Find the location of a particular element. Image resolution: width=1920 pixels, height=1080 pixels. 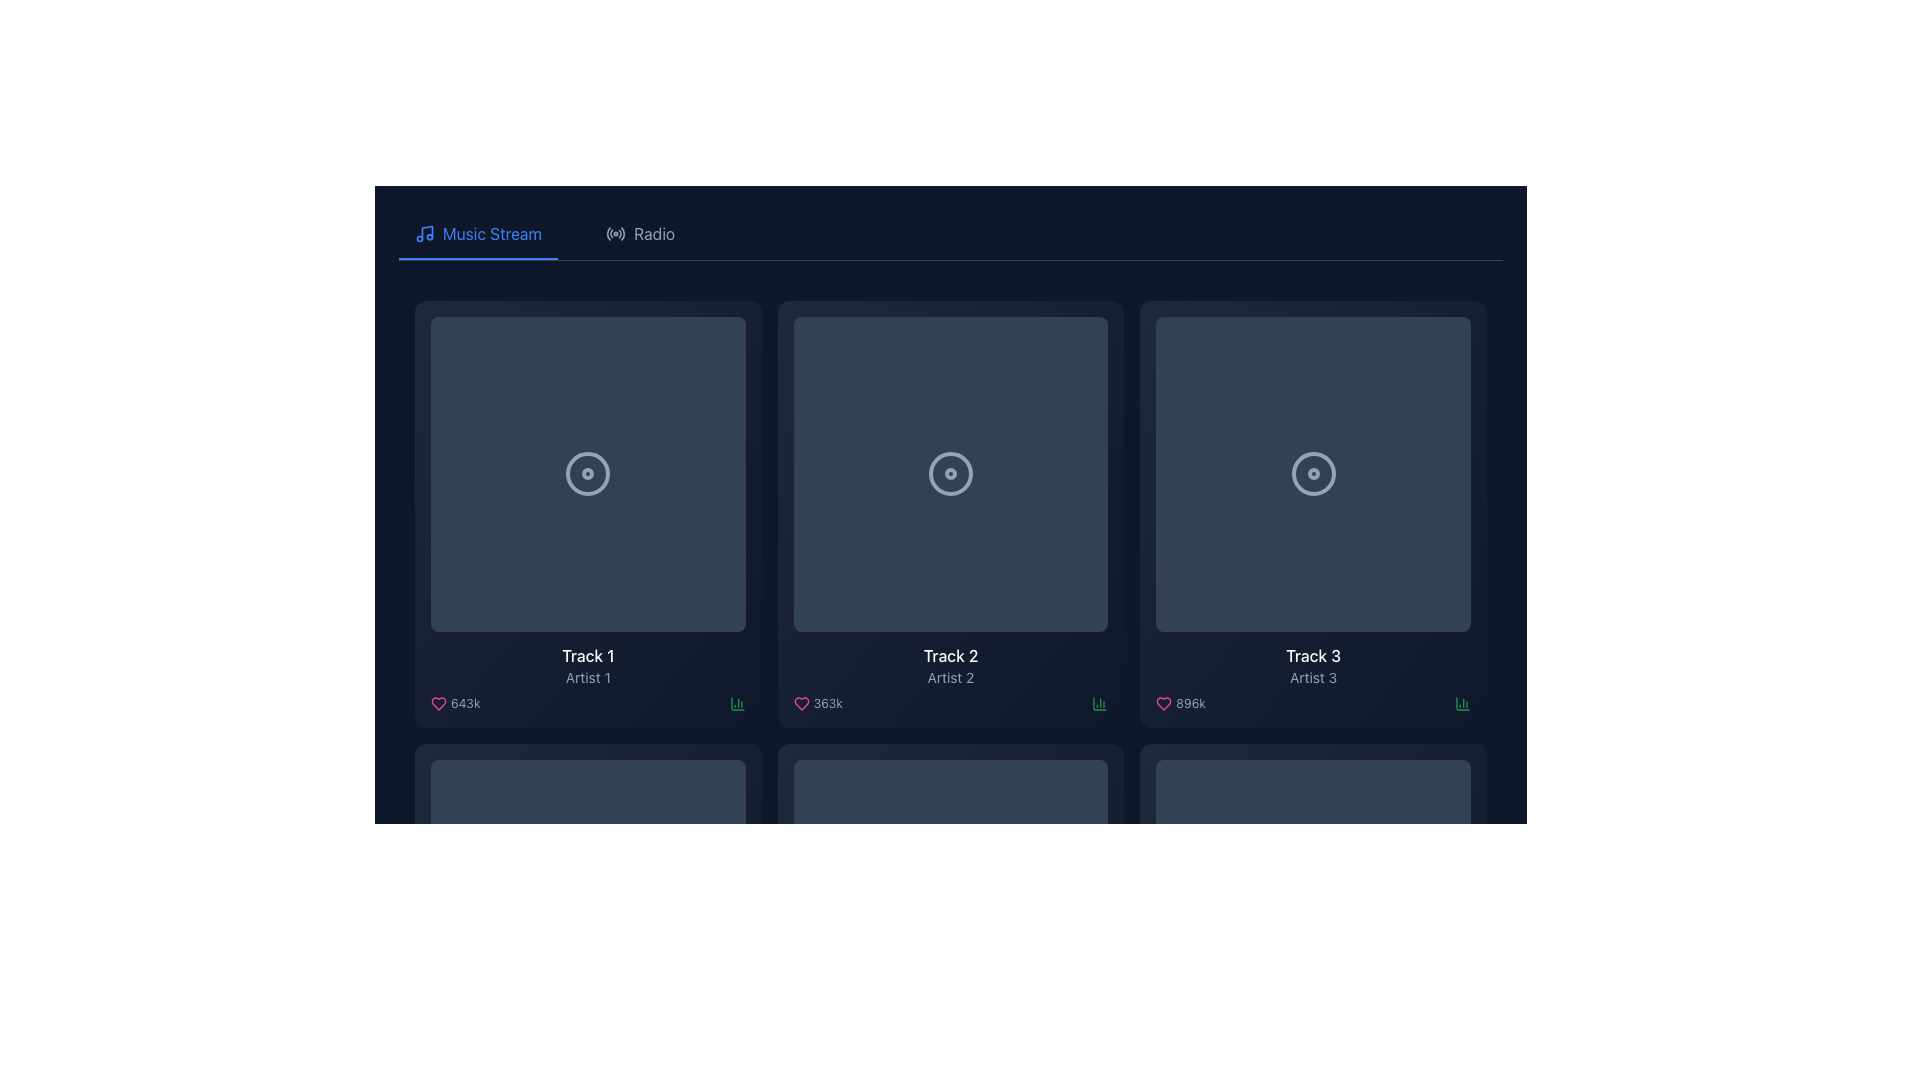

the circular icon representing play functionality or album art within the first card labeled 'Track 1' and 'Artist 1' is located at coordinates (587, 474).